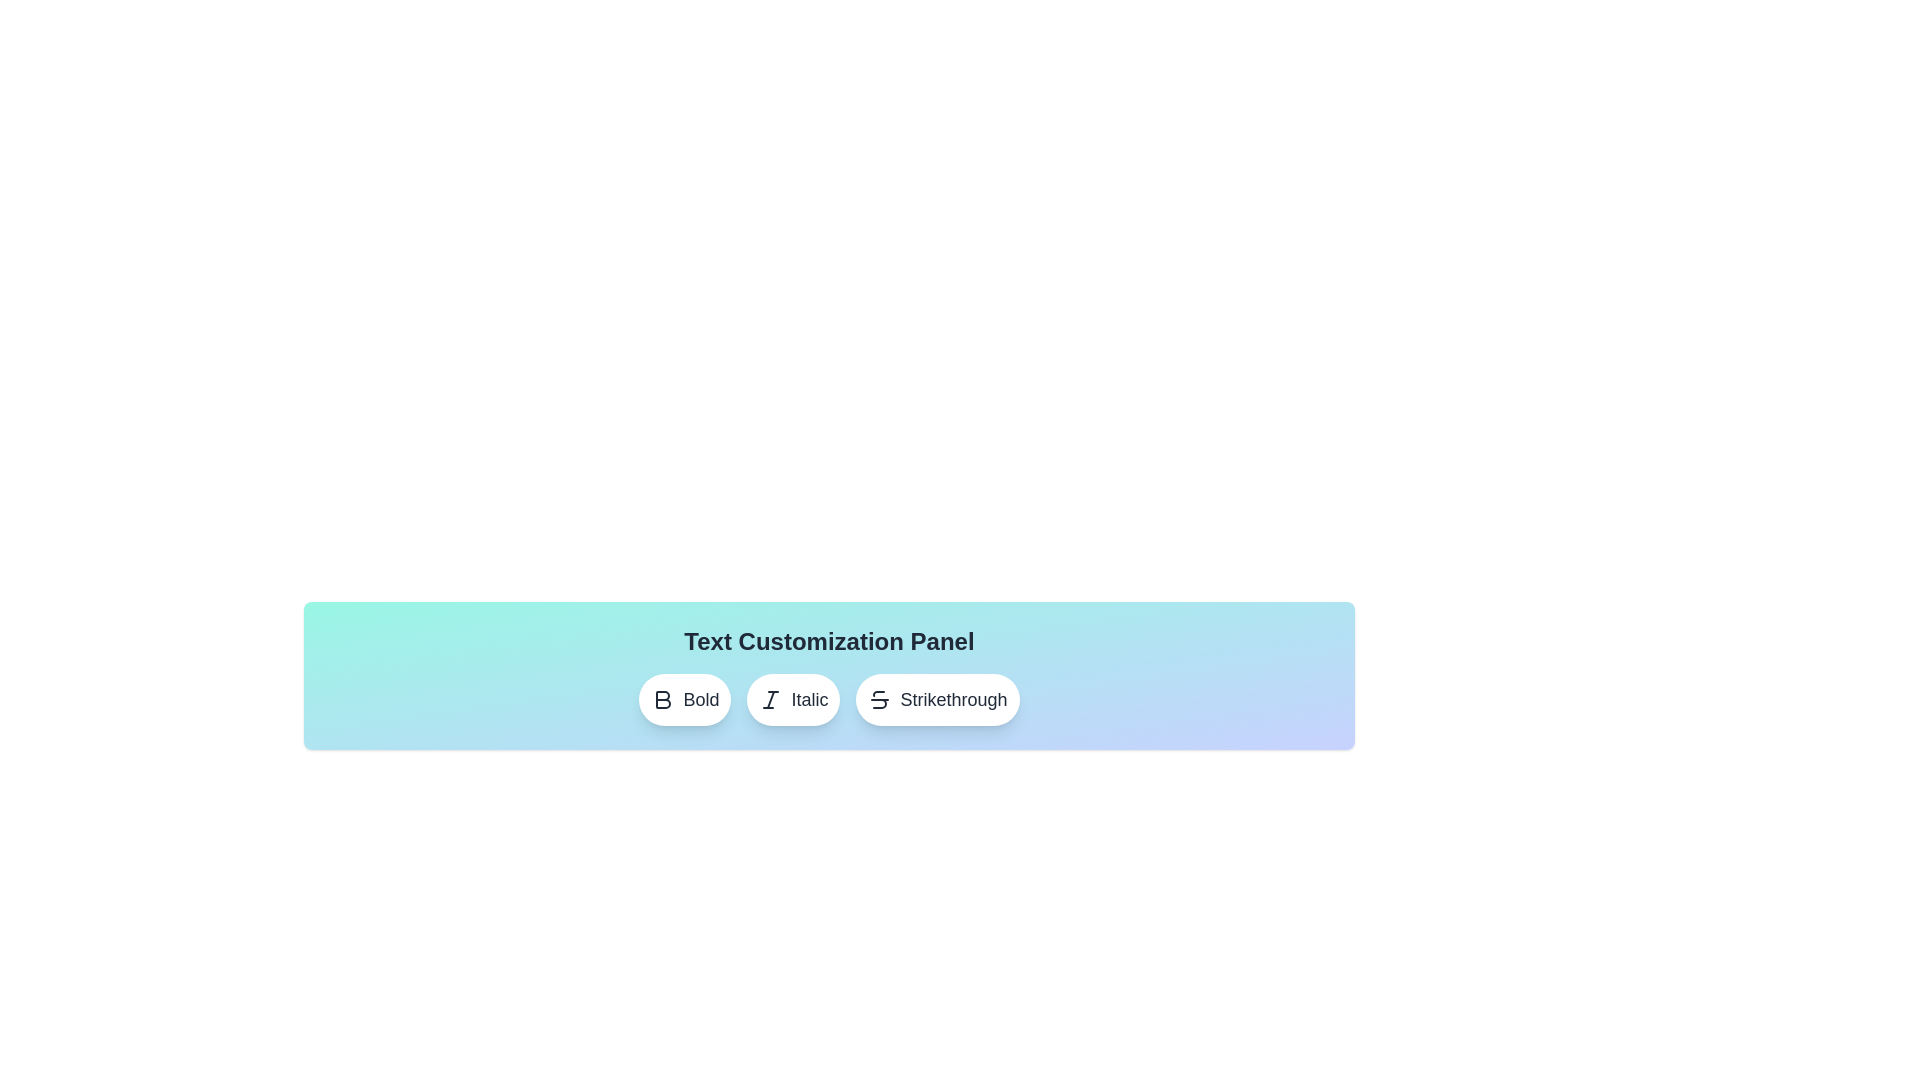 The image size is (1920, 1080). What do you see at coordinates (829, 698) in the screenshot?
I see `the 'Italic' button in the 'Text Customization Panel' to apply italic formatting` at bounding box center [829, 698].